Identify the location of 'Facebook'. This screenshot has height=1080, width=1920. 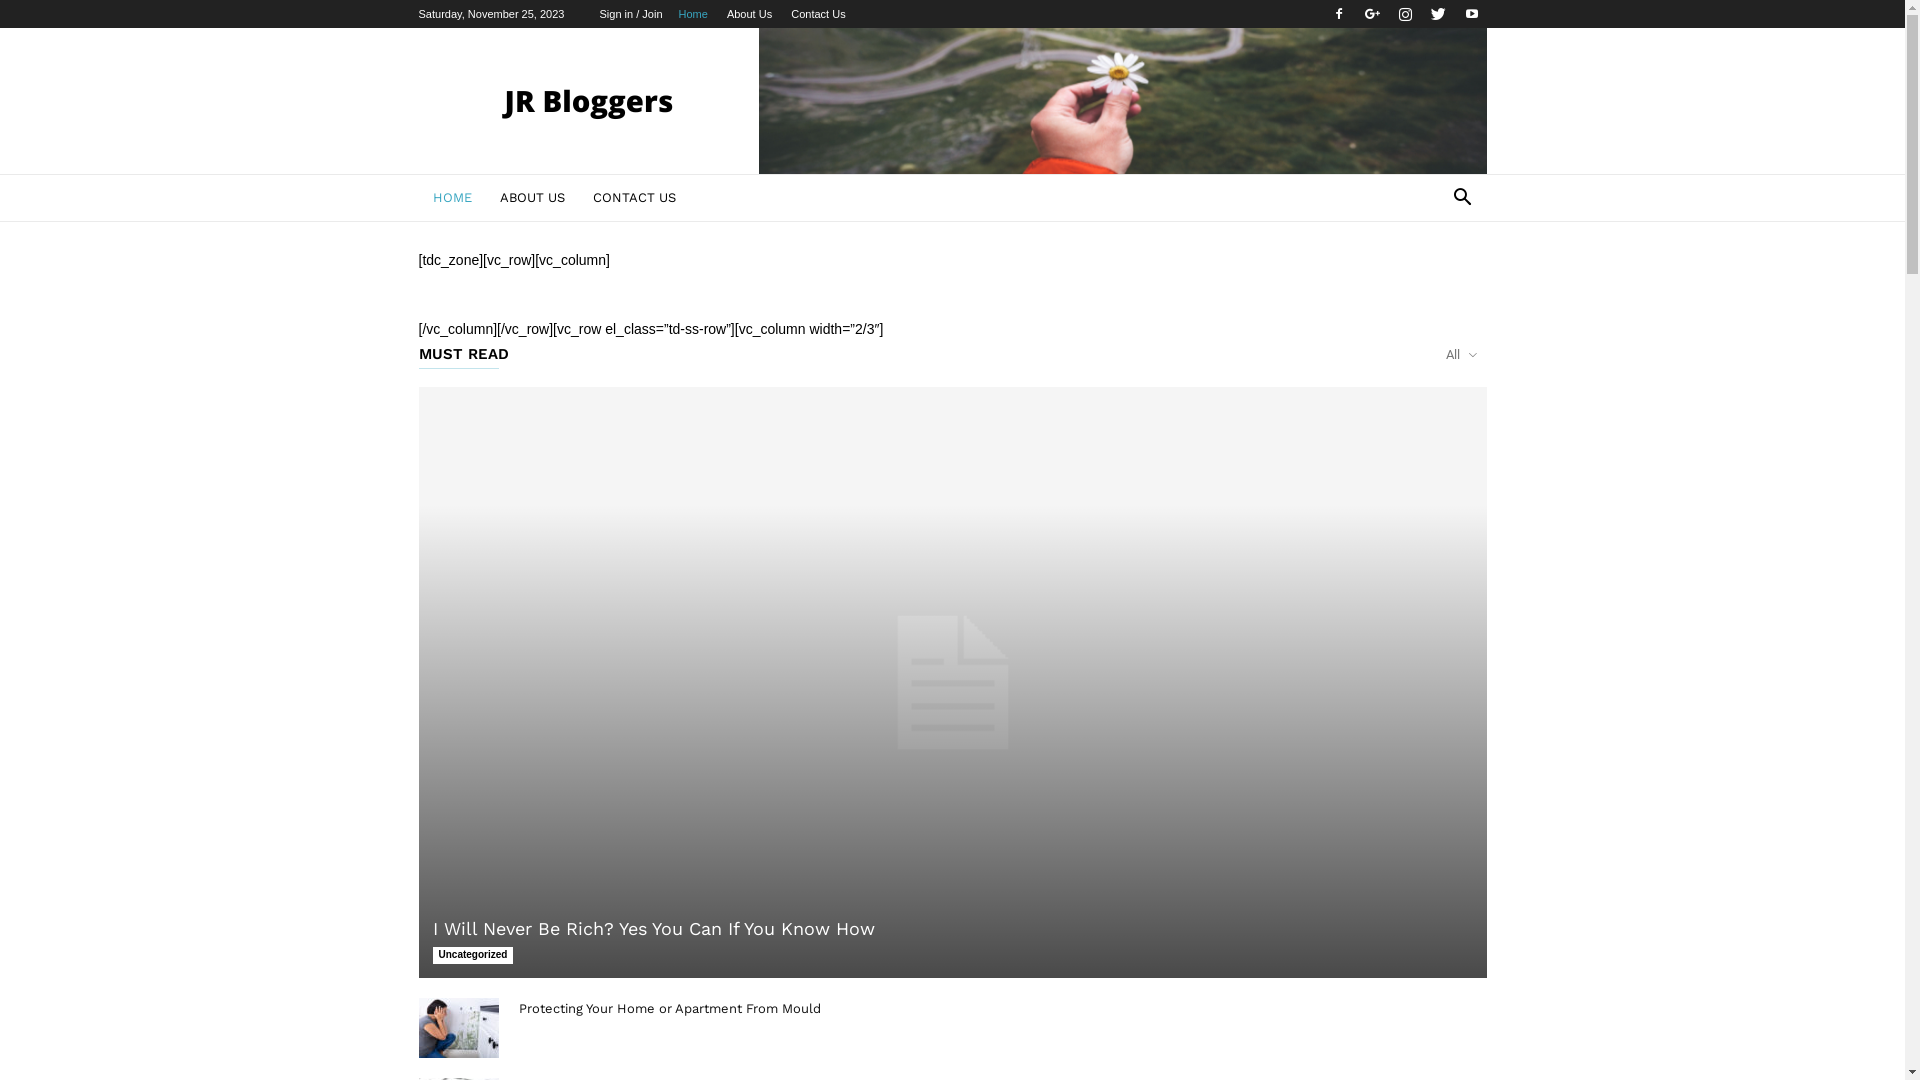
(1339, 14).